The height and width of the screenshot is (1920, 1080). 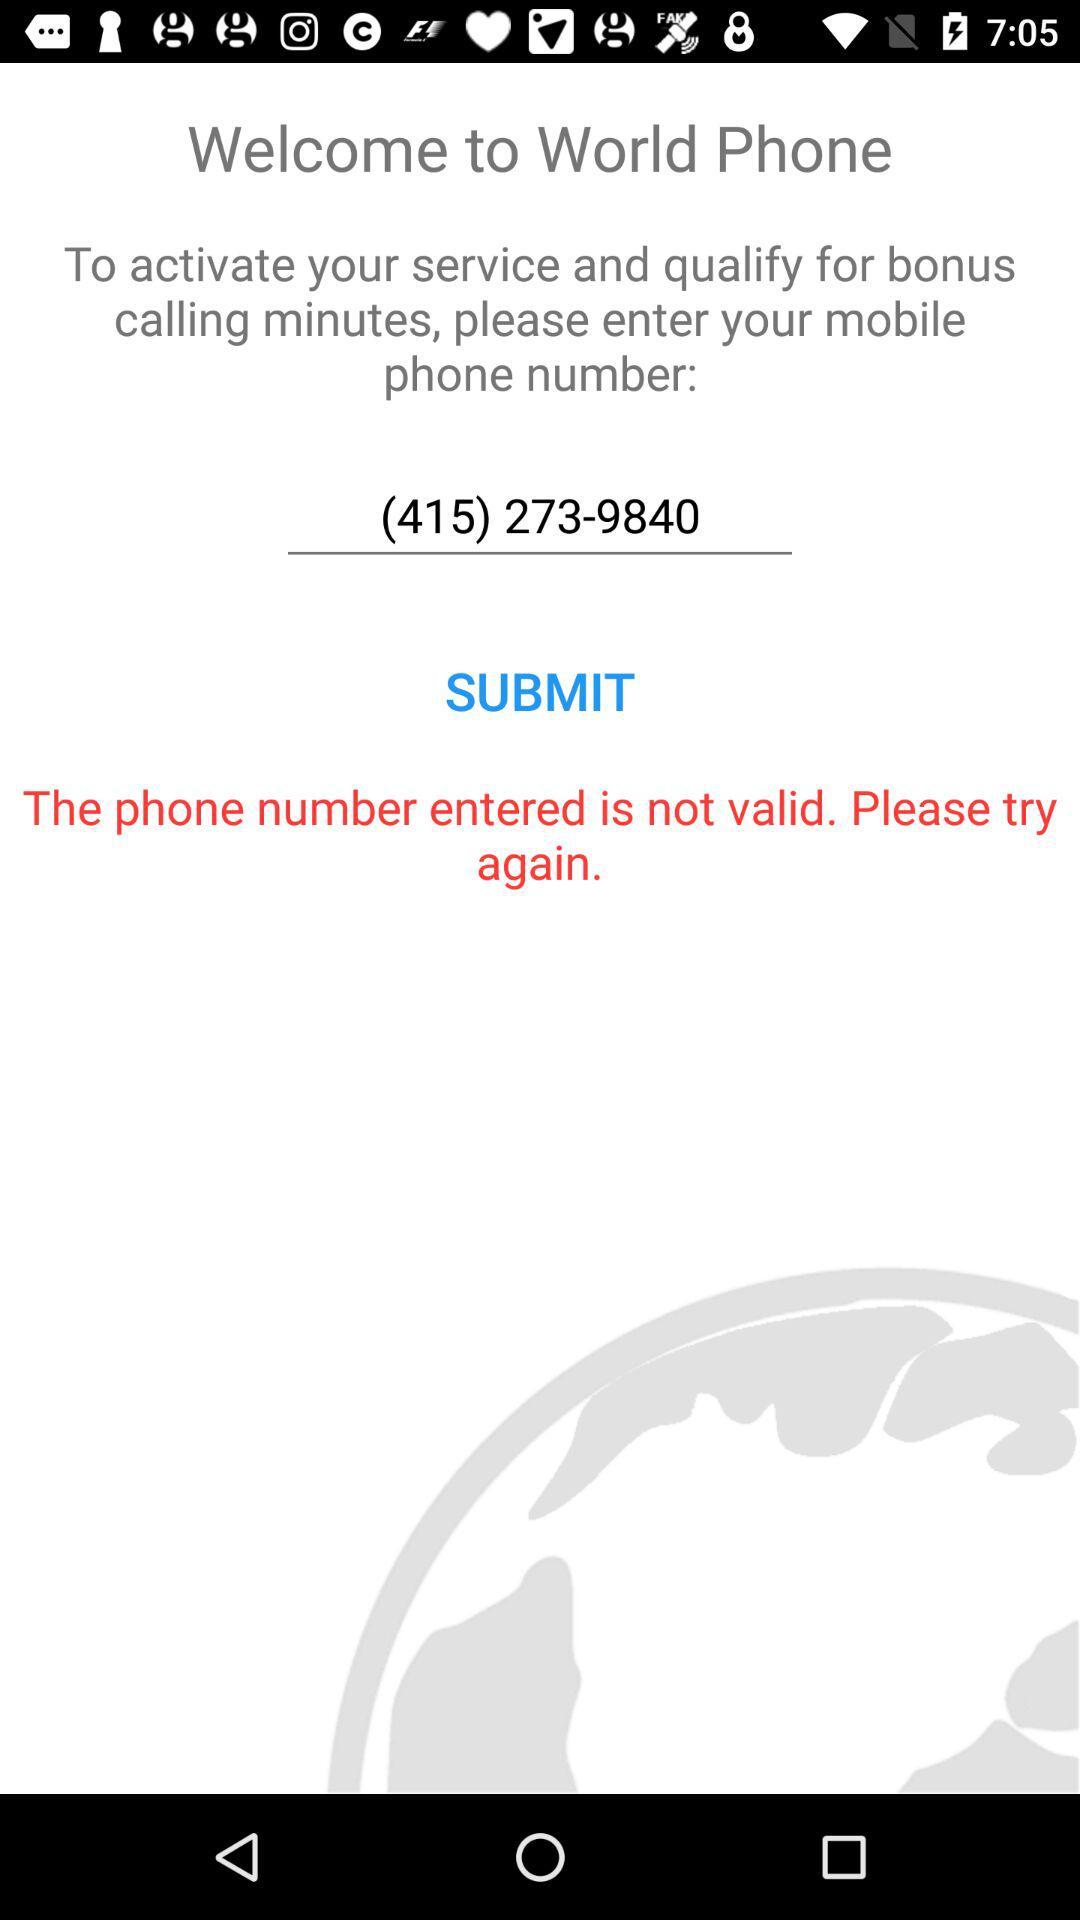 I want to click on the icon above the phone number icon, so click(x=540, y=690).